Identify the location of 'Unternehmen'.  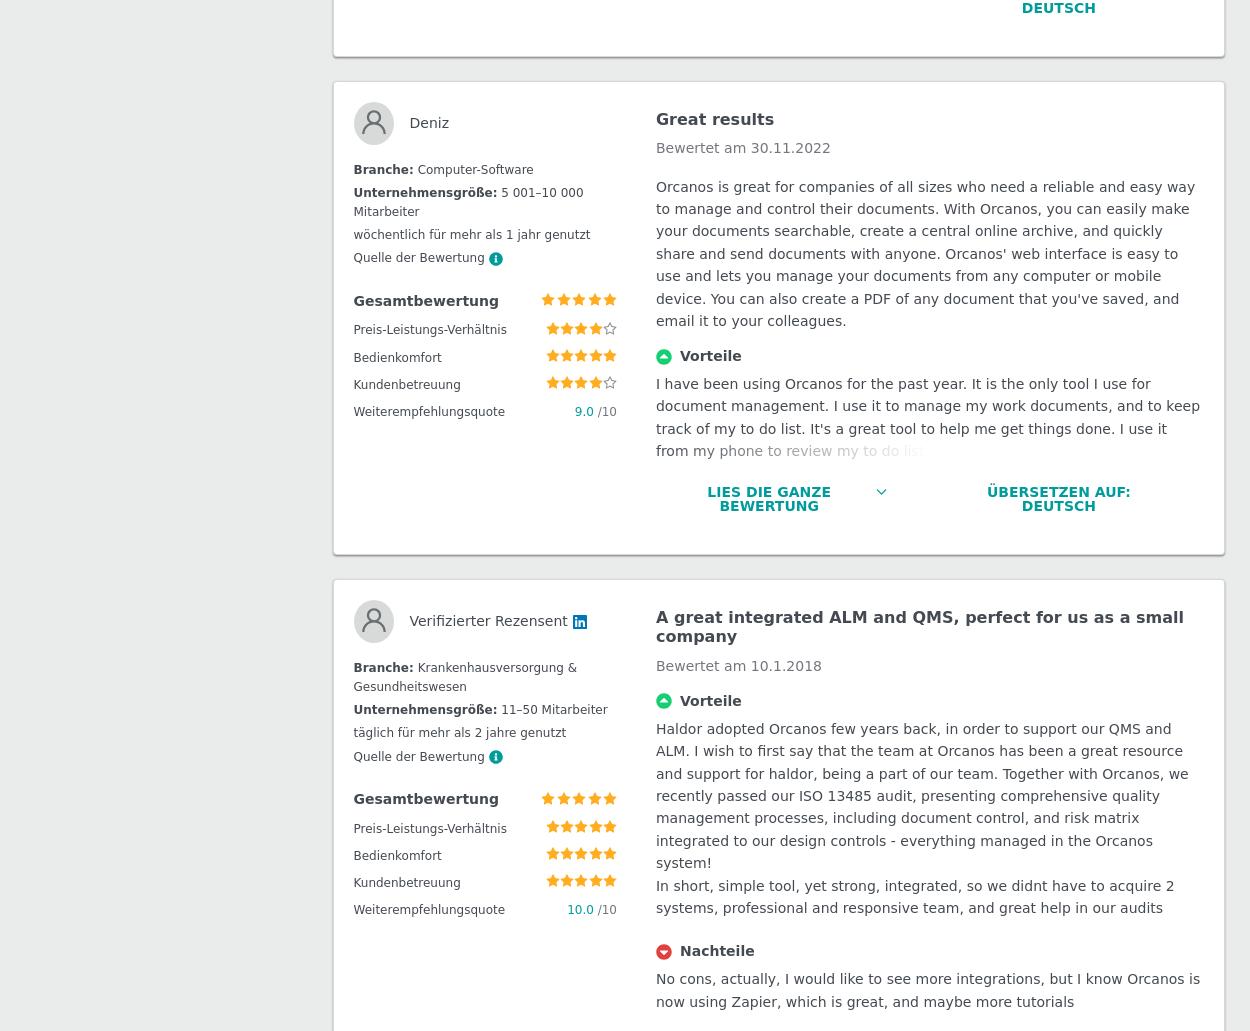
(25, 320).